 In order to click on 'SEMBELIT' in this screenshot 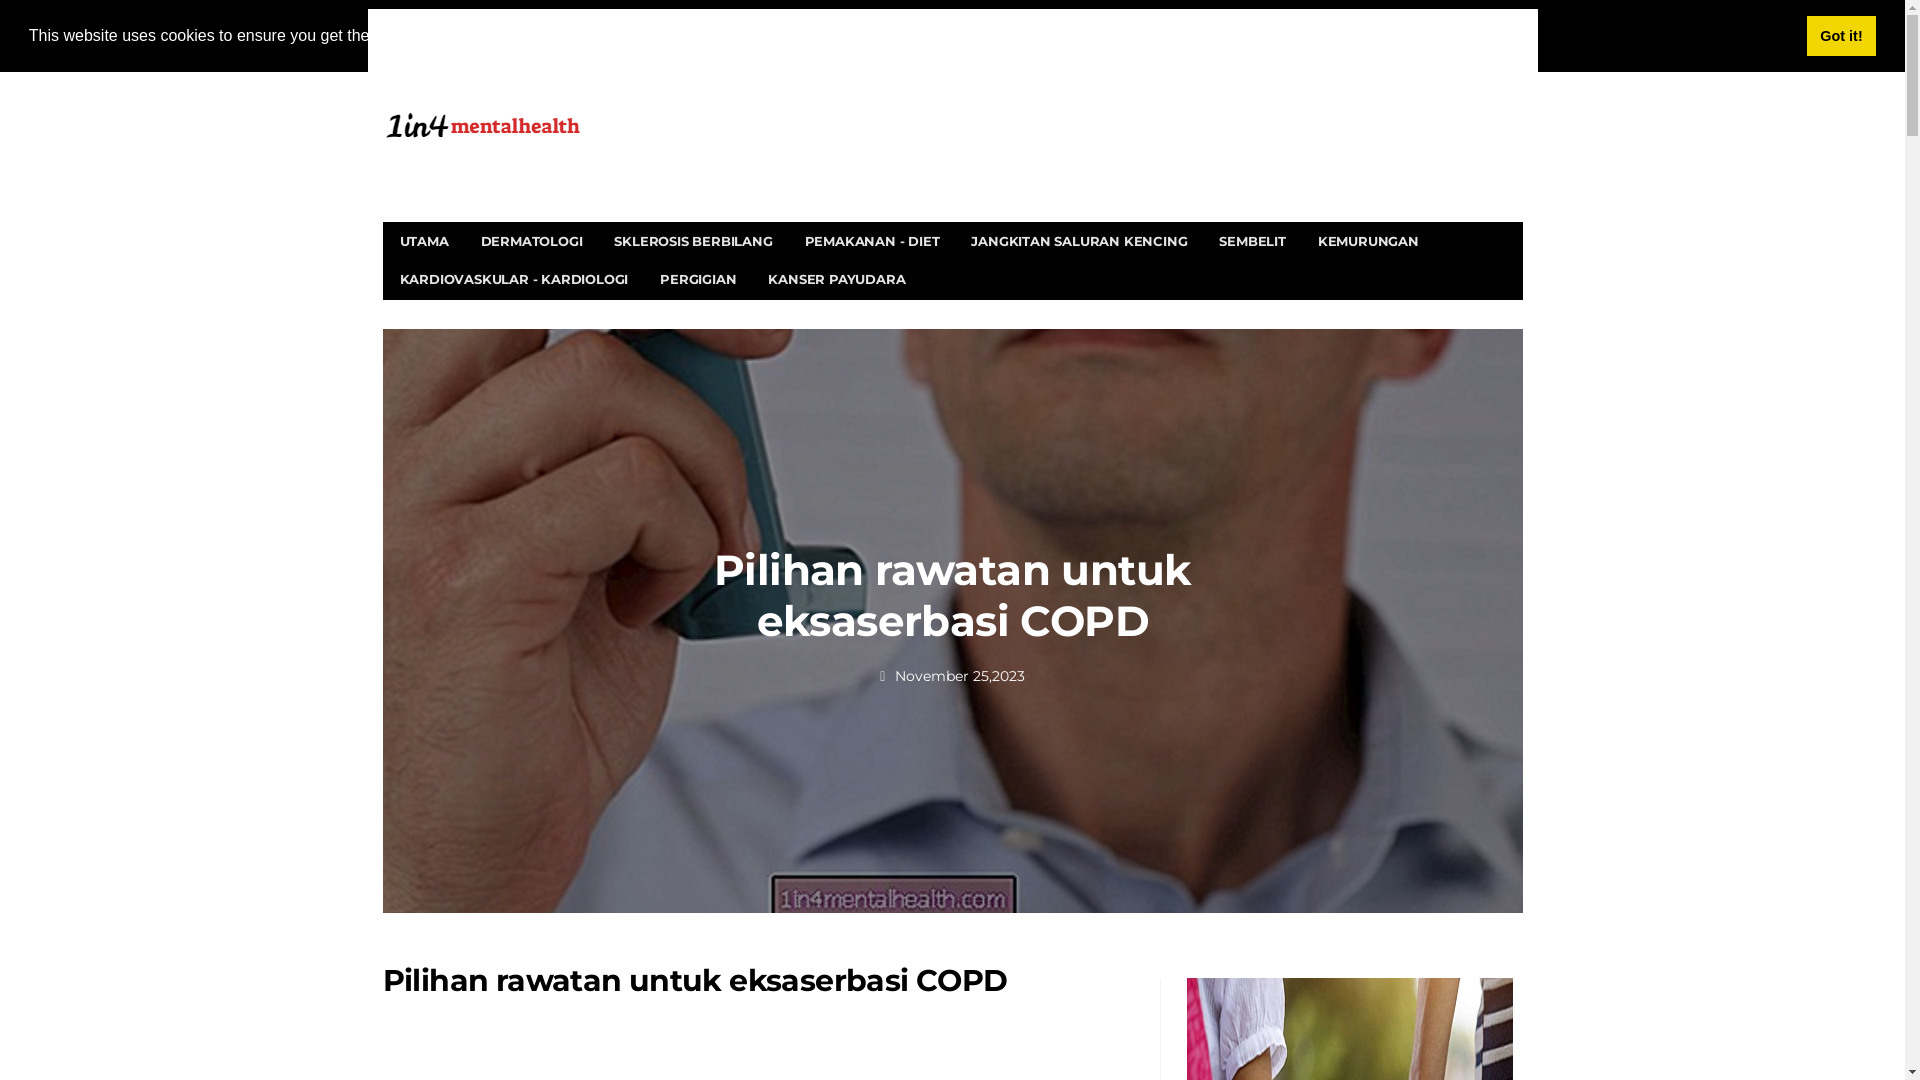, I will do `click(1251, 239)`.